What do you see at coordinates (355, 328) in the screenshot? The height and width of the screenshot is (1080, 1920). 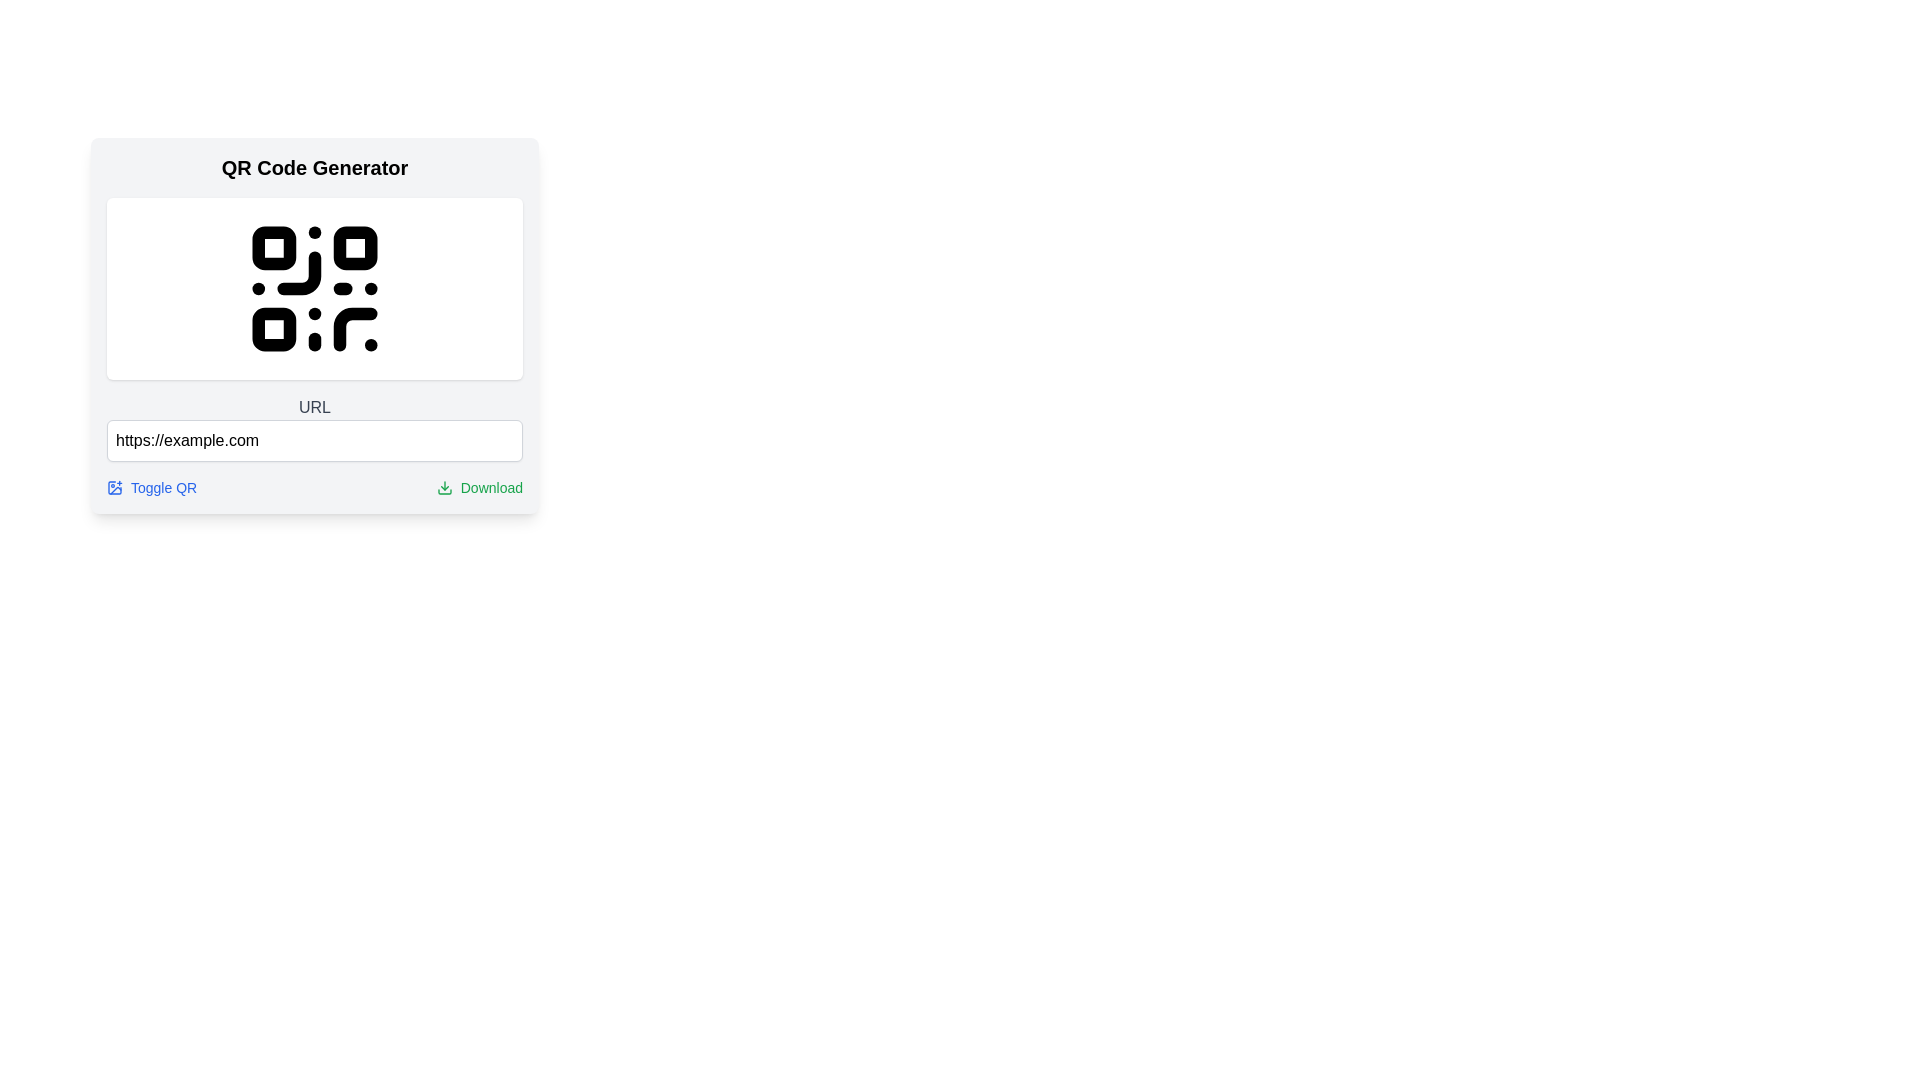 I see `the Curve element, which is a curved line segment located centrally within the bottom-right square of the QR code graphic` at bounding box center [355, 328].